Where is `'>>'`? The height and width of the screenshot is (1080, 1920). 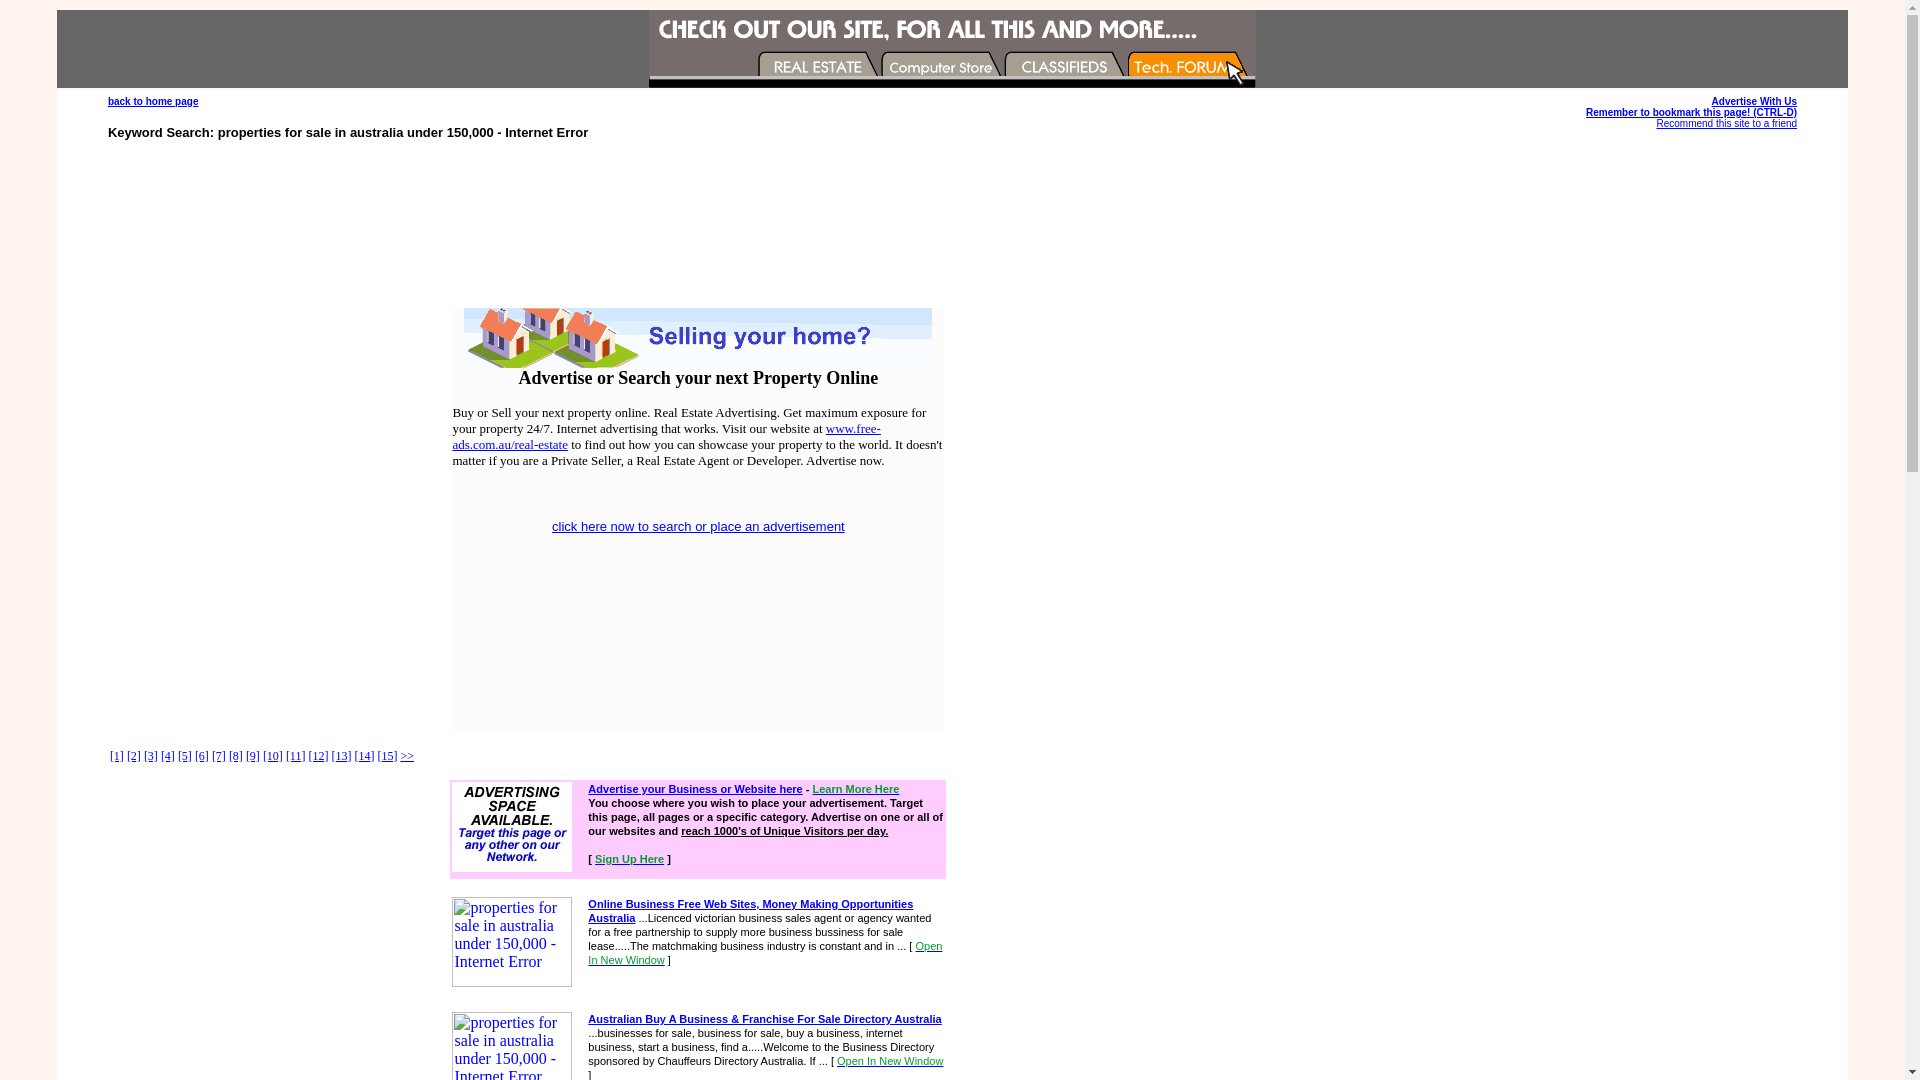 '>>' is located at coordinates (406, 756).